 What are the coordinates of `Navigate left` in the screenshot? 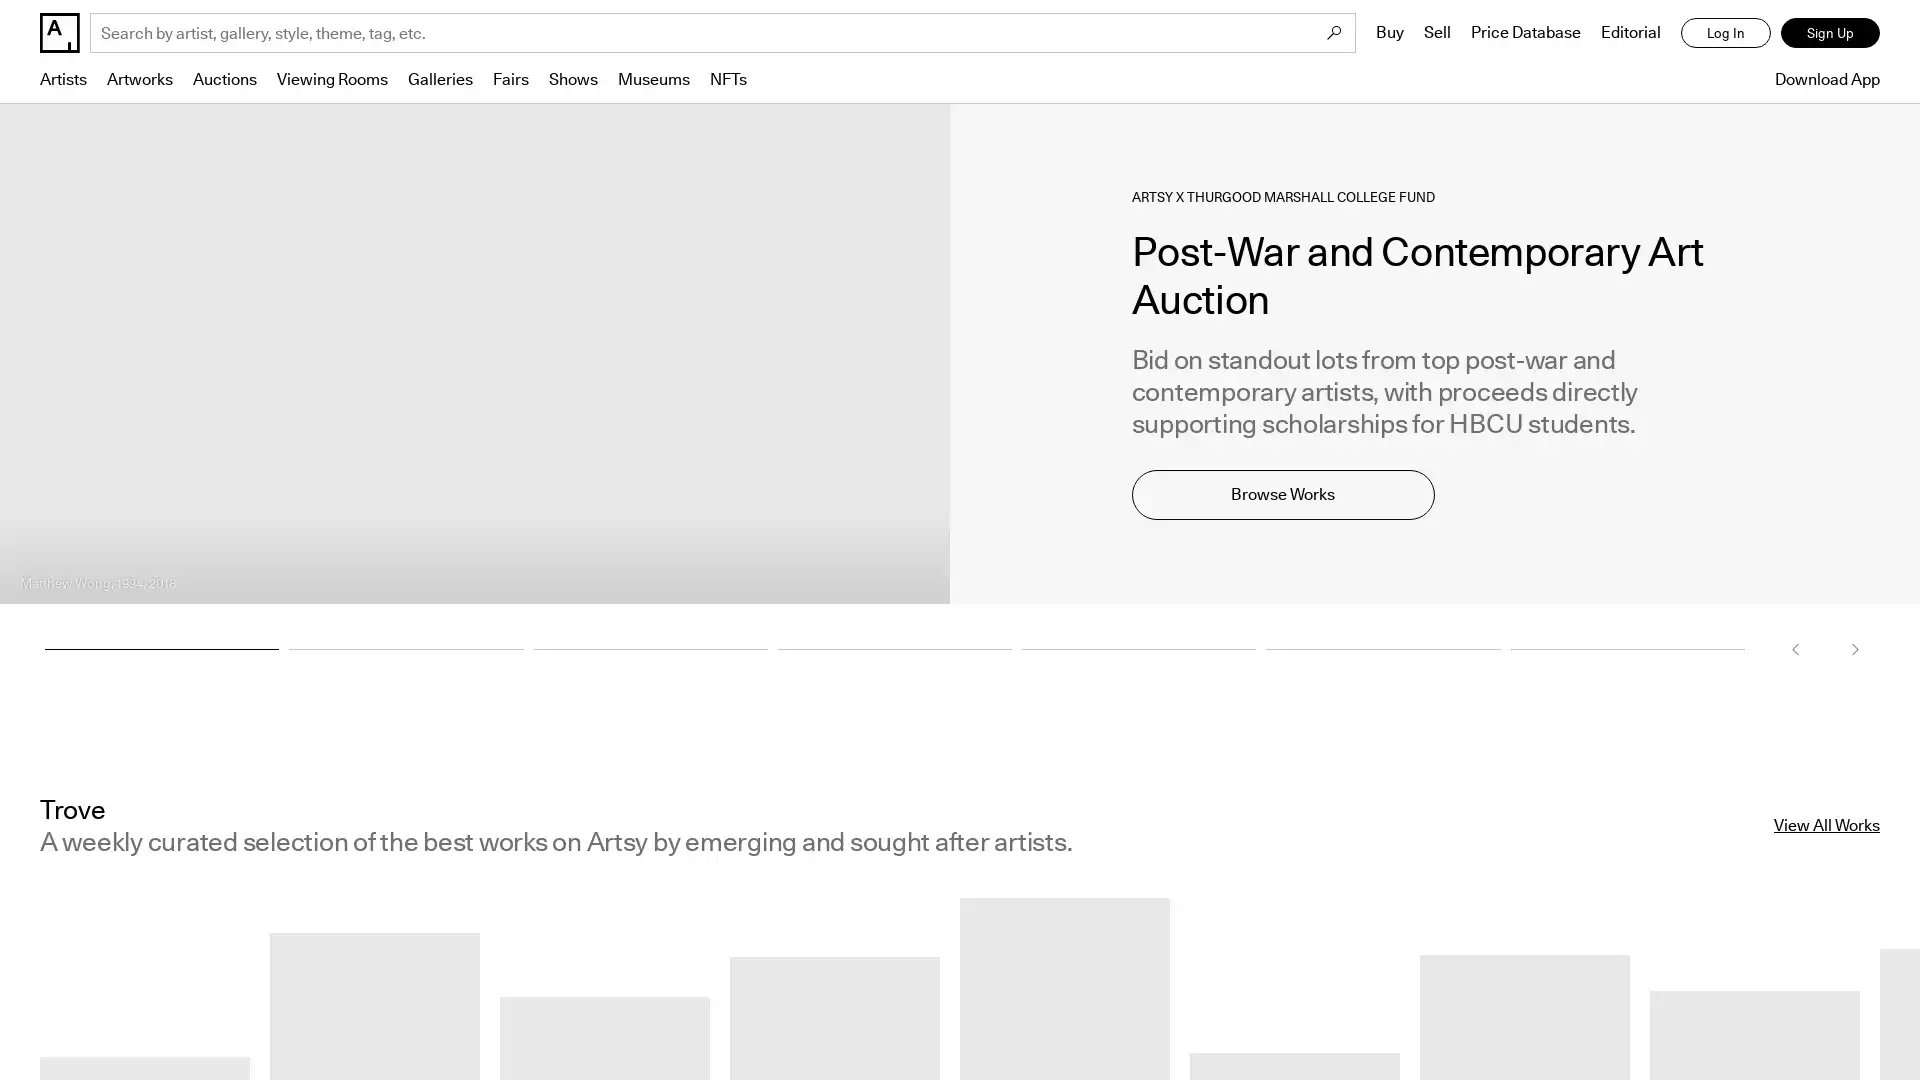 It's located at (1795, 648).